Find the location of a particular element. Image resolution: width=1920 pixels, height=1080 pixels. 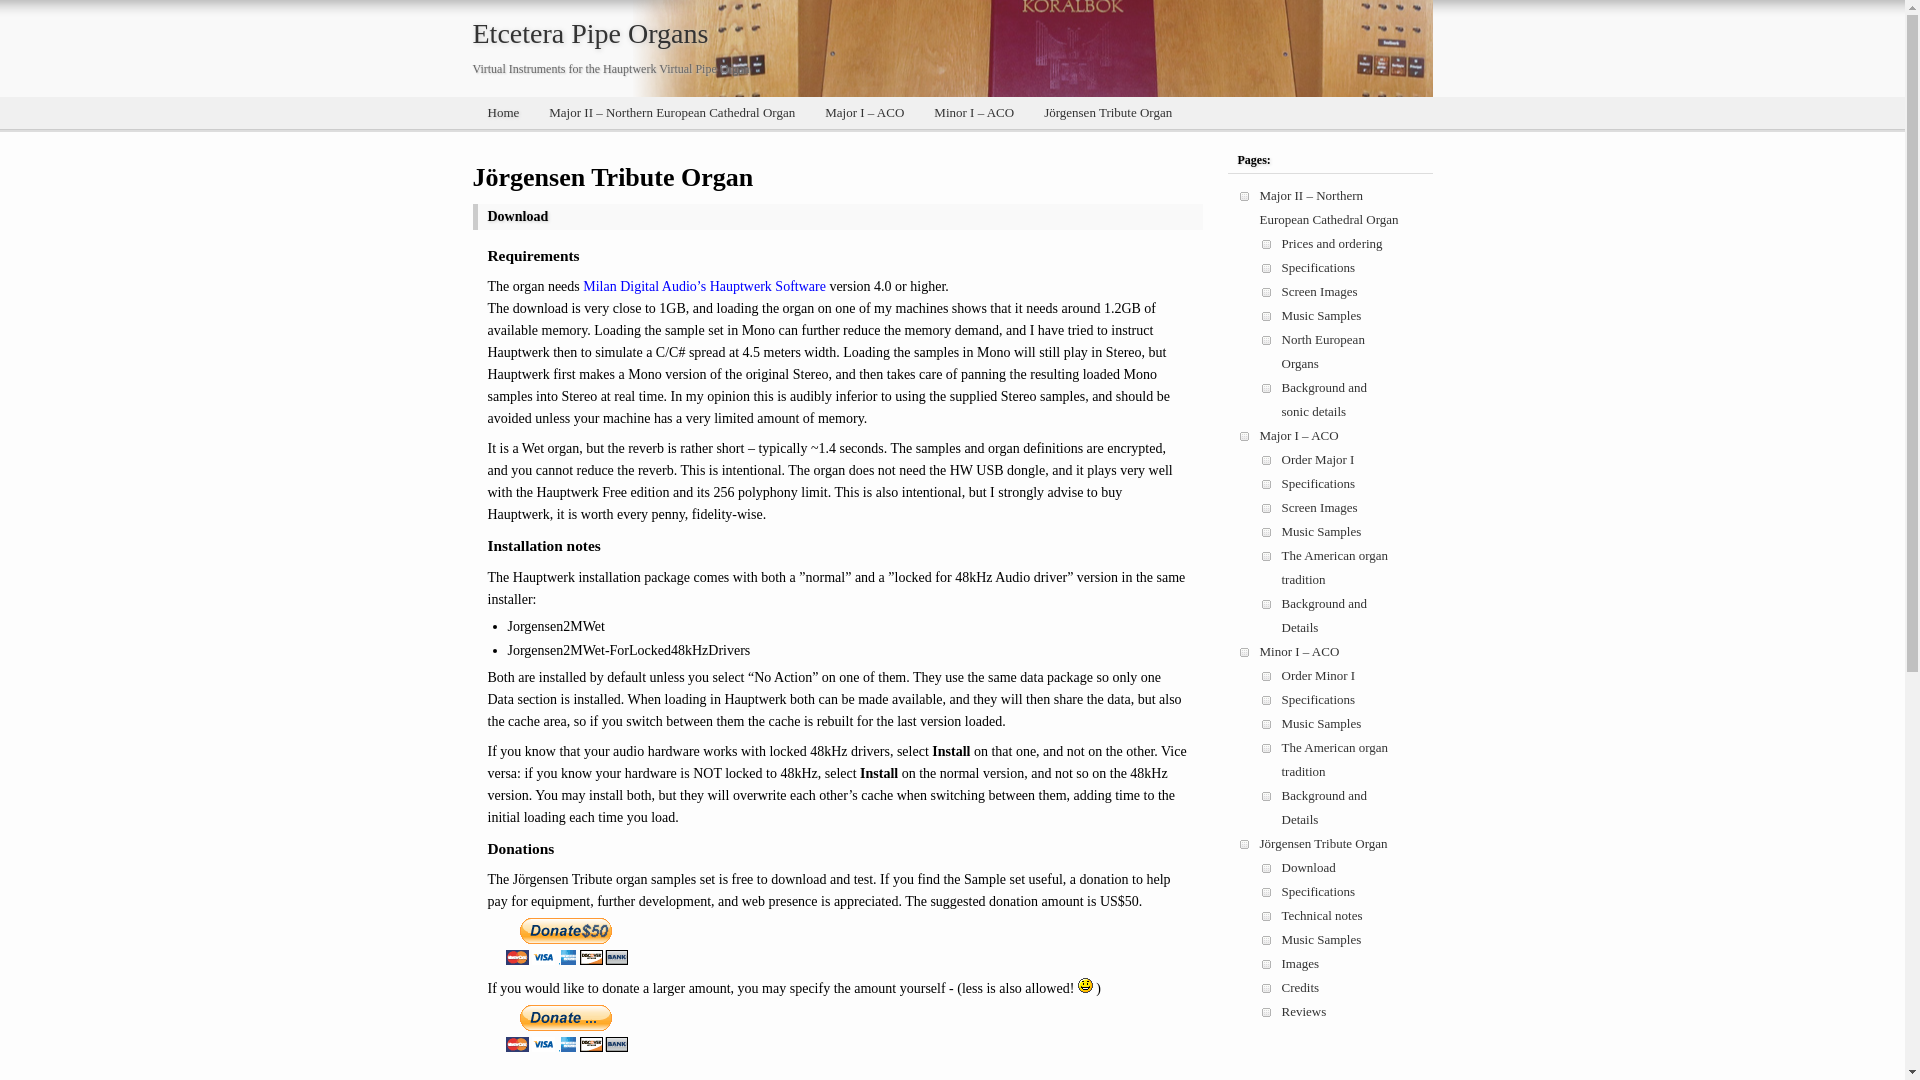

'Reviews' is located at coordinates (1281, 1011).